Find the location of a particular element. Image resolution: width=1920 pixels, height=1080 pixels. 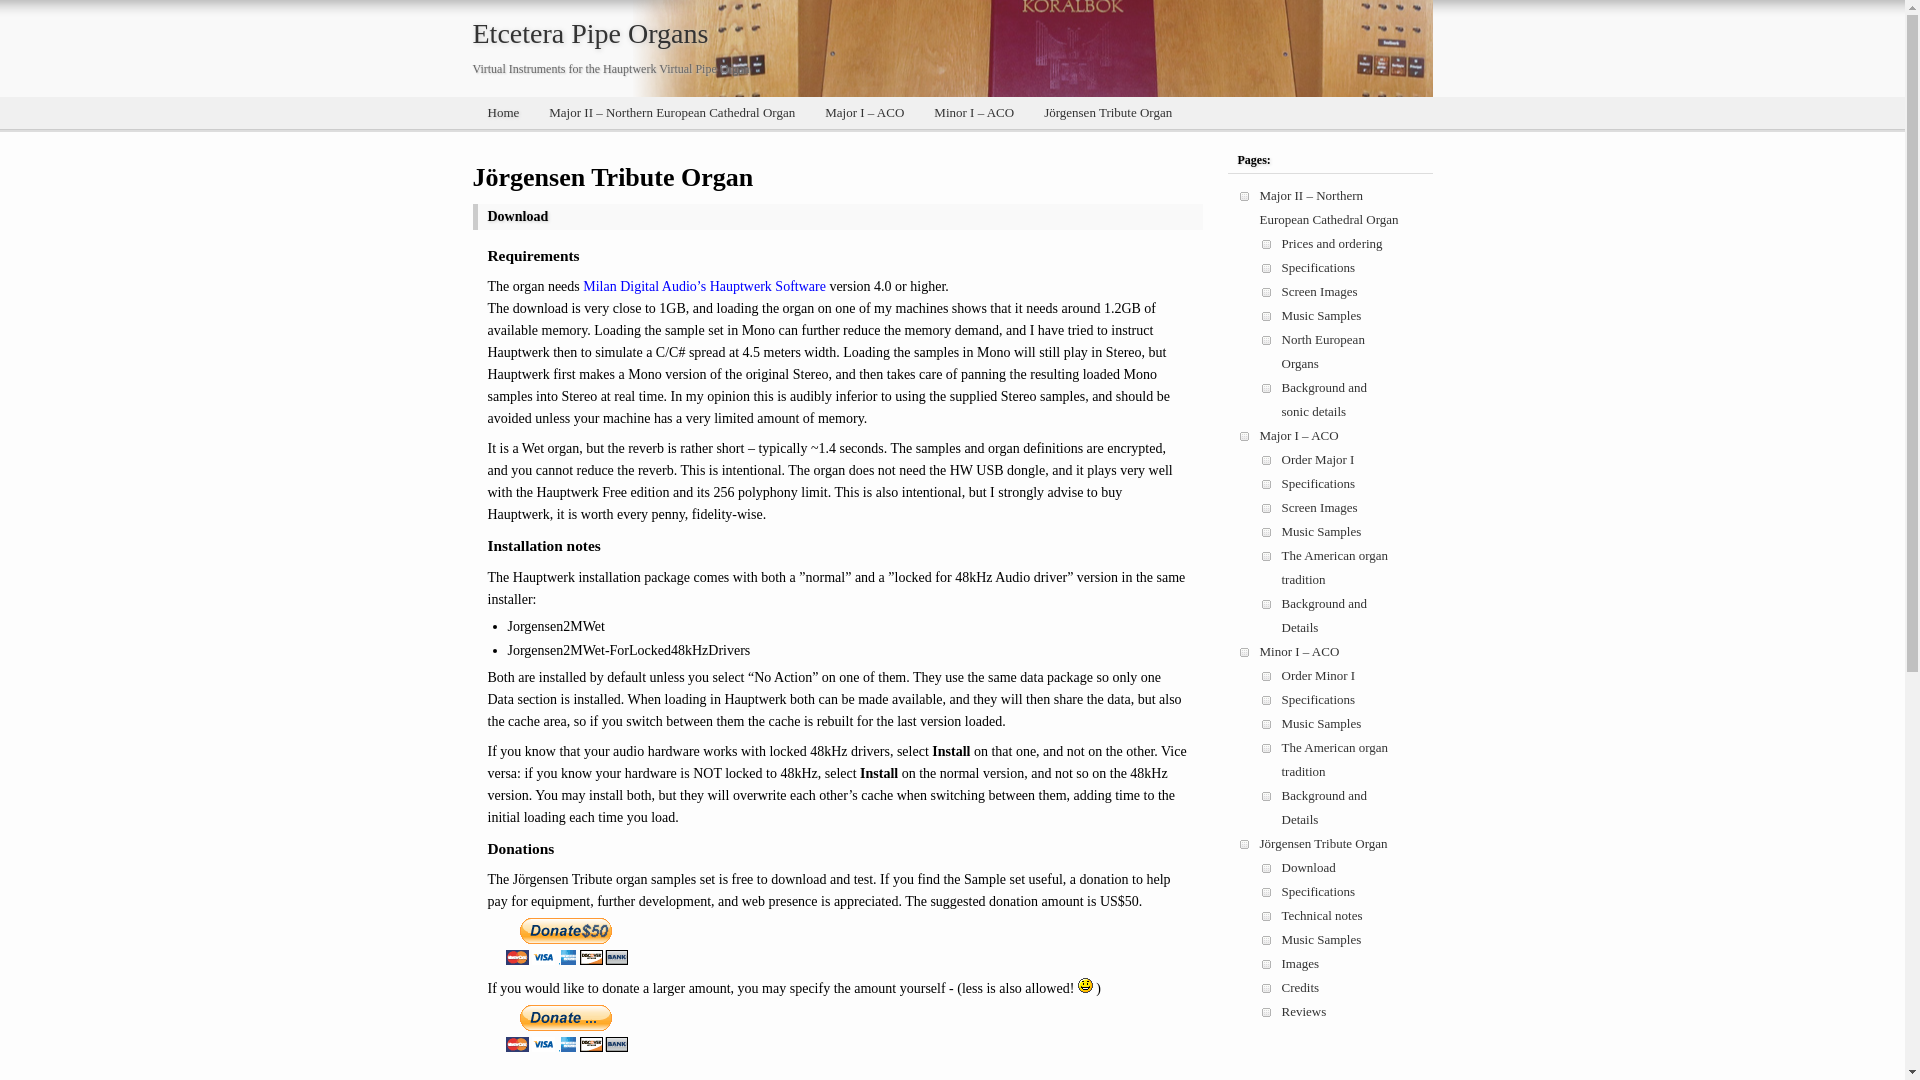

'Reviews' is located at coordinates (1281, 1011).